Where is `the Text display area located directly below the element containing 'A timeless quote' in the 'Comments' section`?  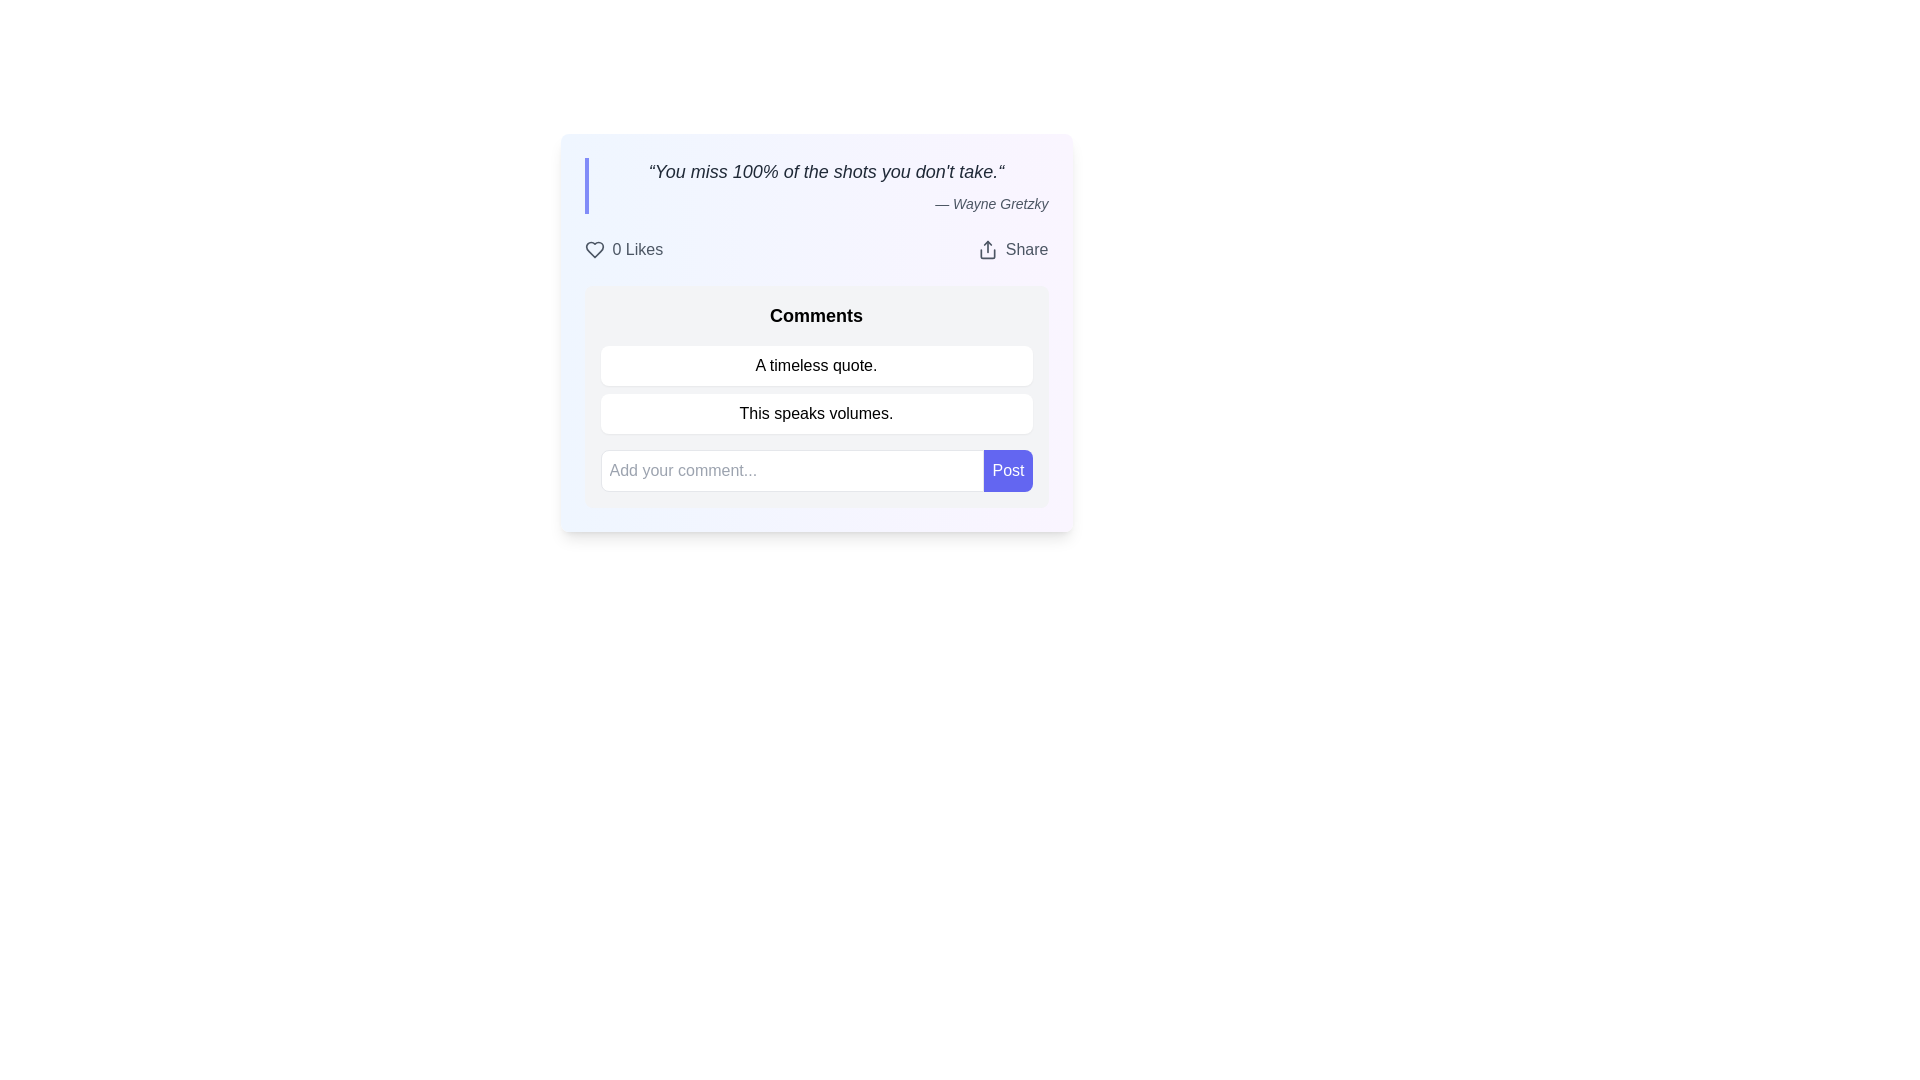 the Text display area located directly below the element containing 'A timeless quote' in the 'Comments' section is located at coordinates (816, 412).